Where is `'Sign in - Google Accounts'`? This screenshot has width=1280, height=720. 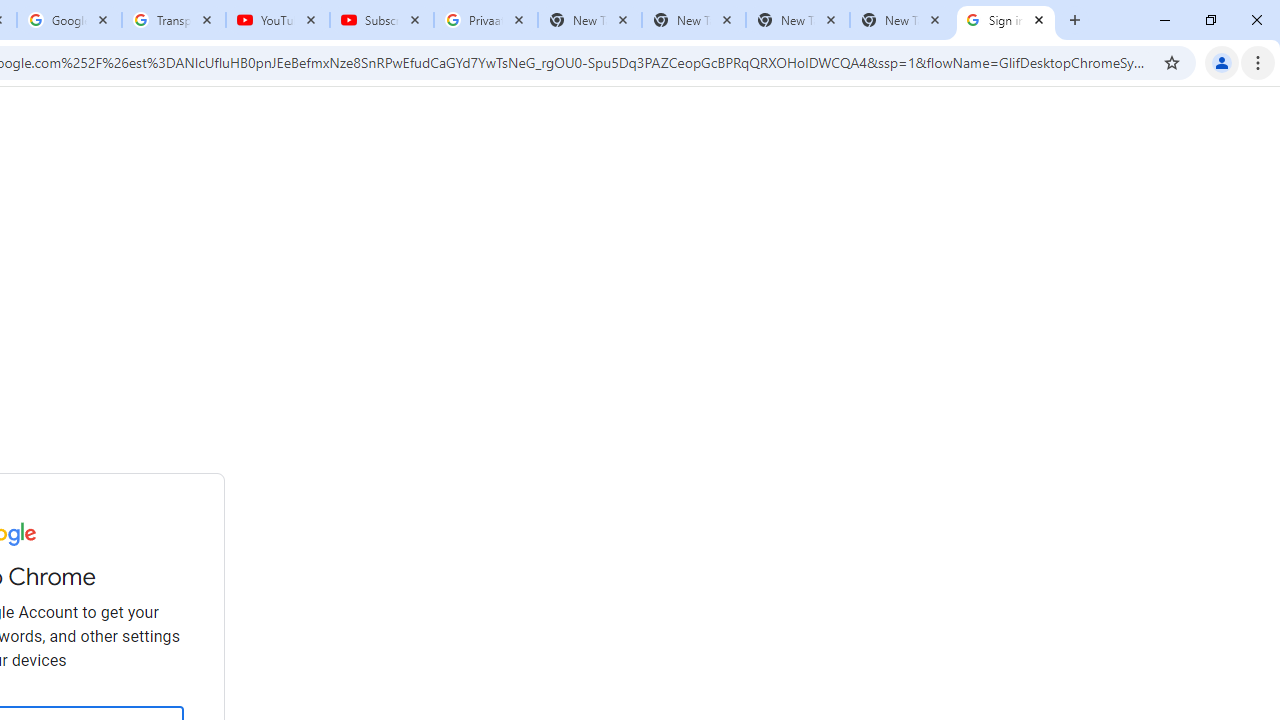 'Sign in - Google Accounts' is located at coordinates (1006, 20).